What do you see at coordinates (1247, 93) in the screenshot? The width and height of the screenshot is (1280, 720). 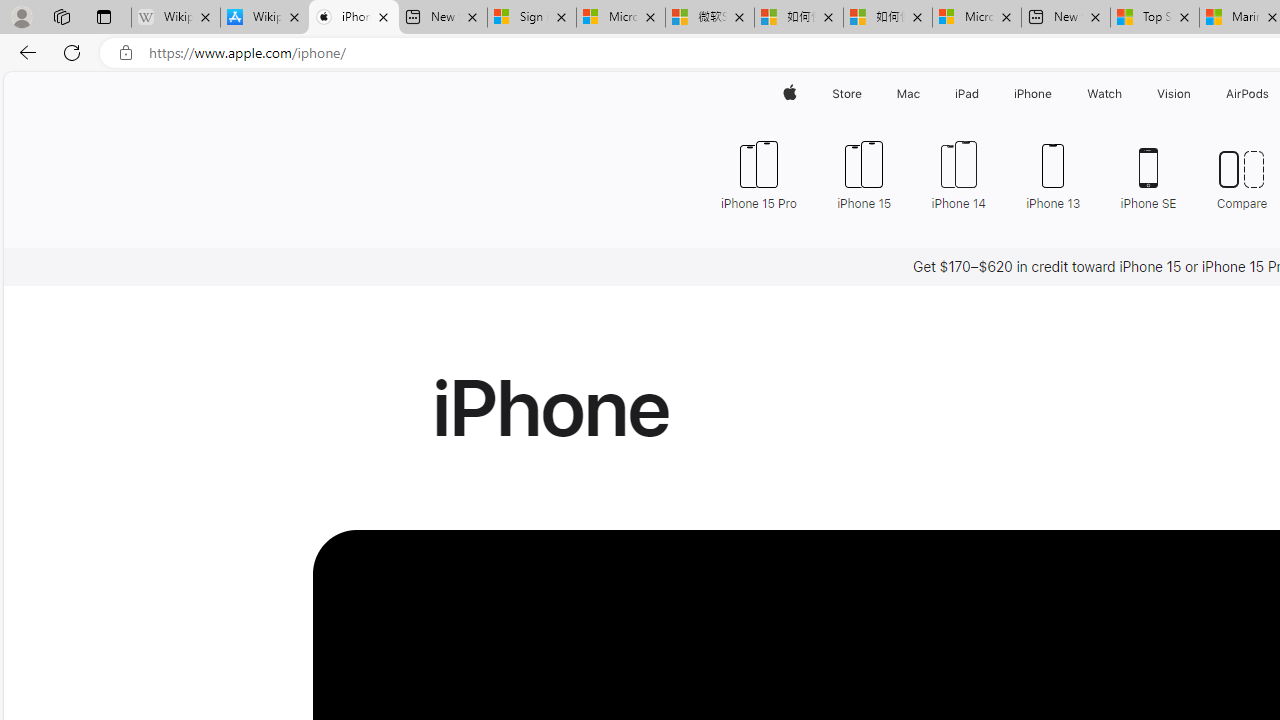 I see `'AirPods'` at bounding box center [1247, 93].